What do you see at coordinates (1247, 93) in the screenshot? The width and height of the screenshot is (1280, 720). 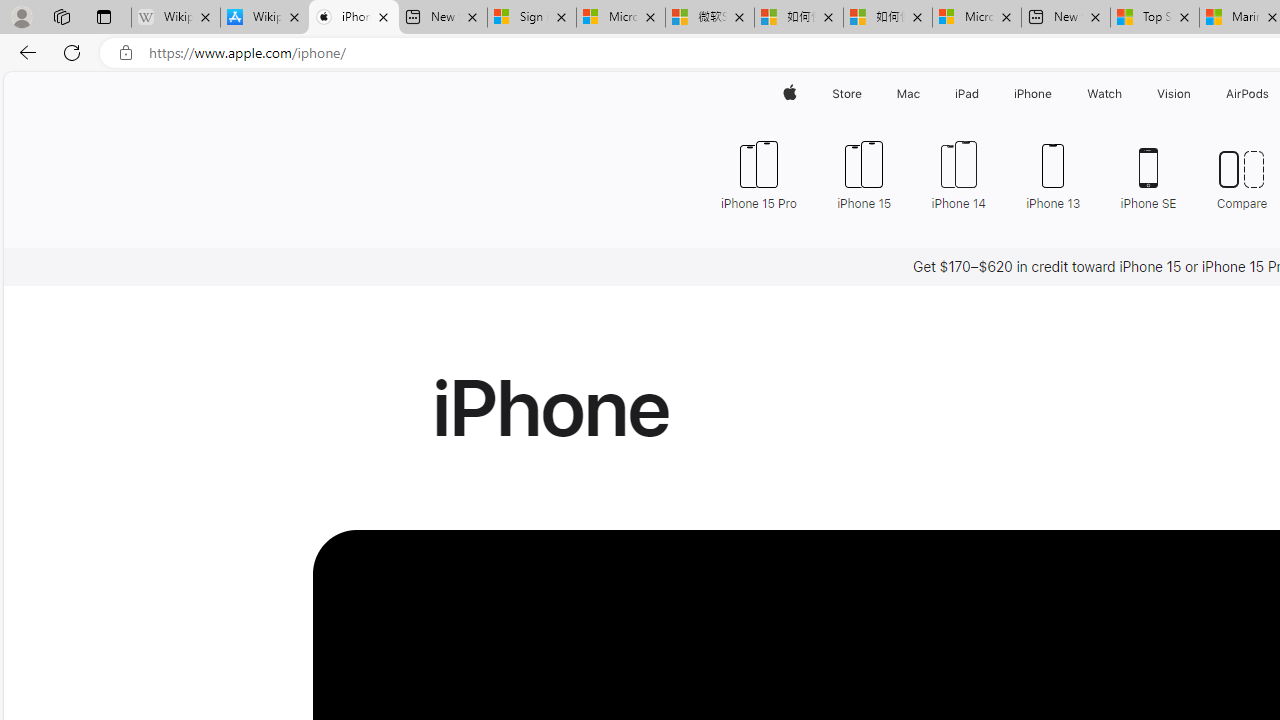 I see `'AirPods'` at bounding box center [1247, 93].